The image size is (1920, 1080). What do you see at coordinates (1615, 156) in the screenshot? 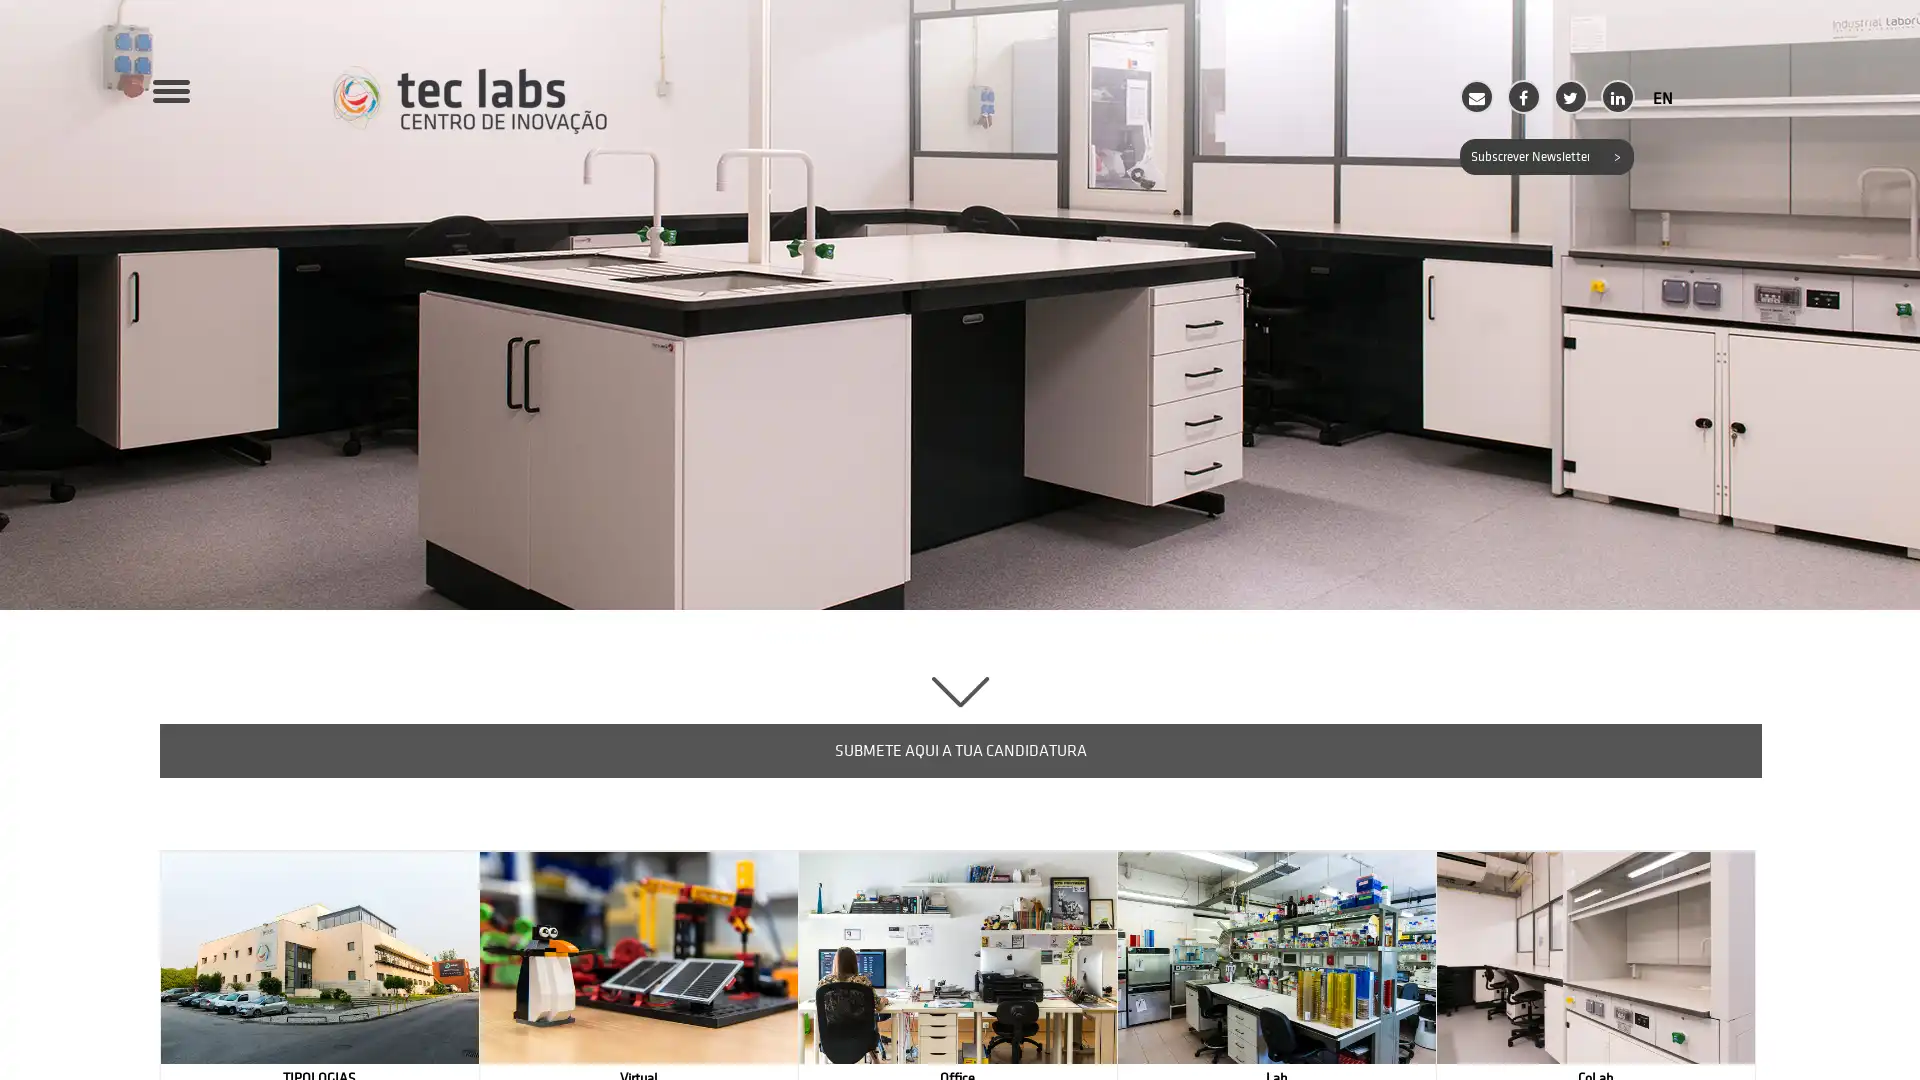
I see `>` at bounding box center [1615, 156].